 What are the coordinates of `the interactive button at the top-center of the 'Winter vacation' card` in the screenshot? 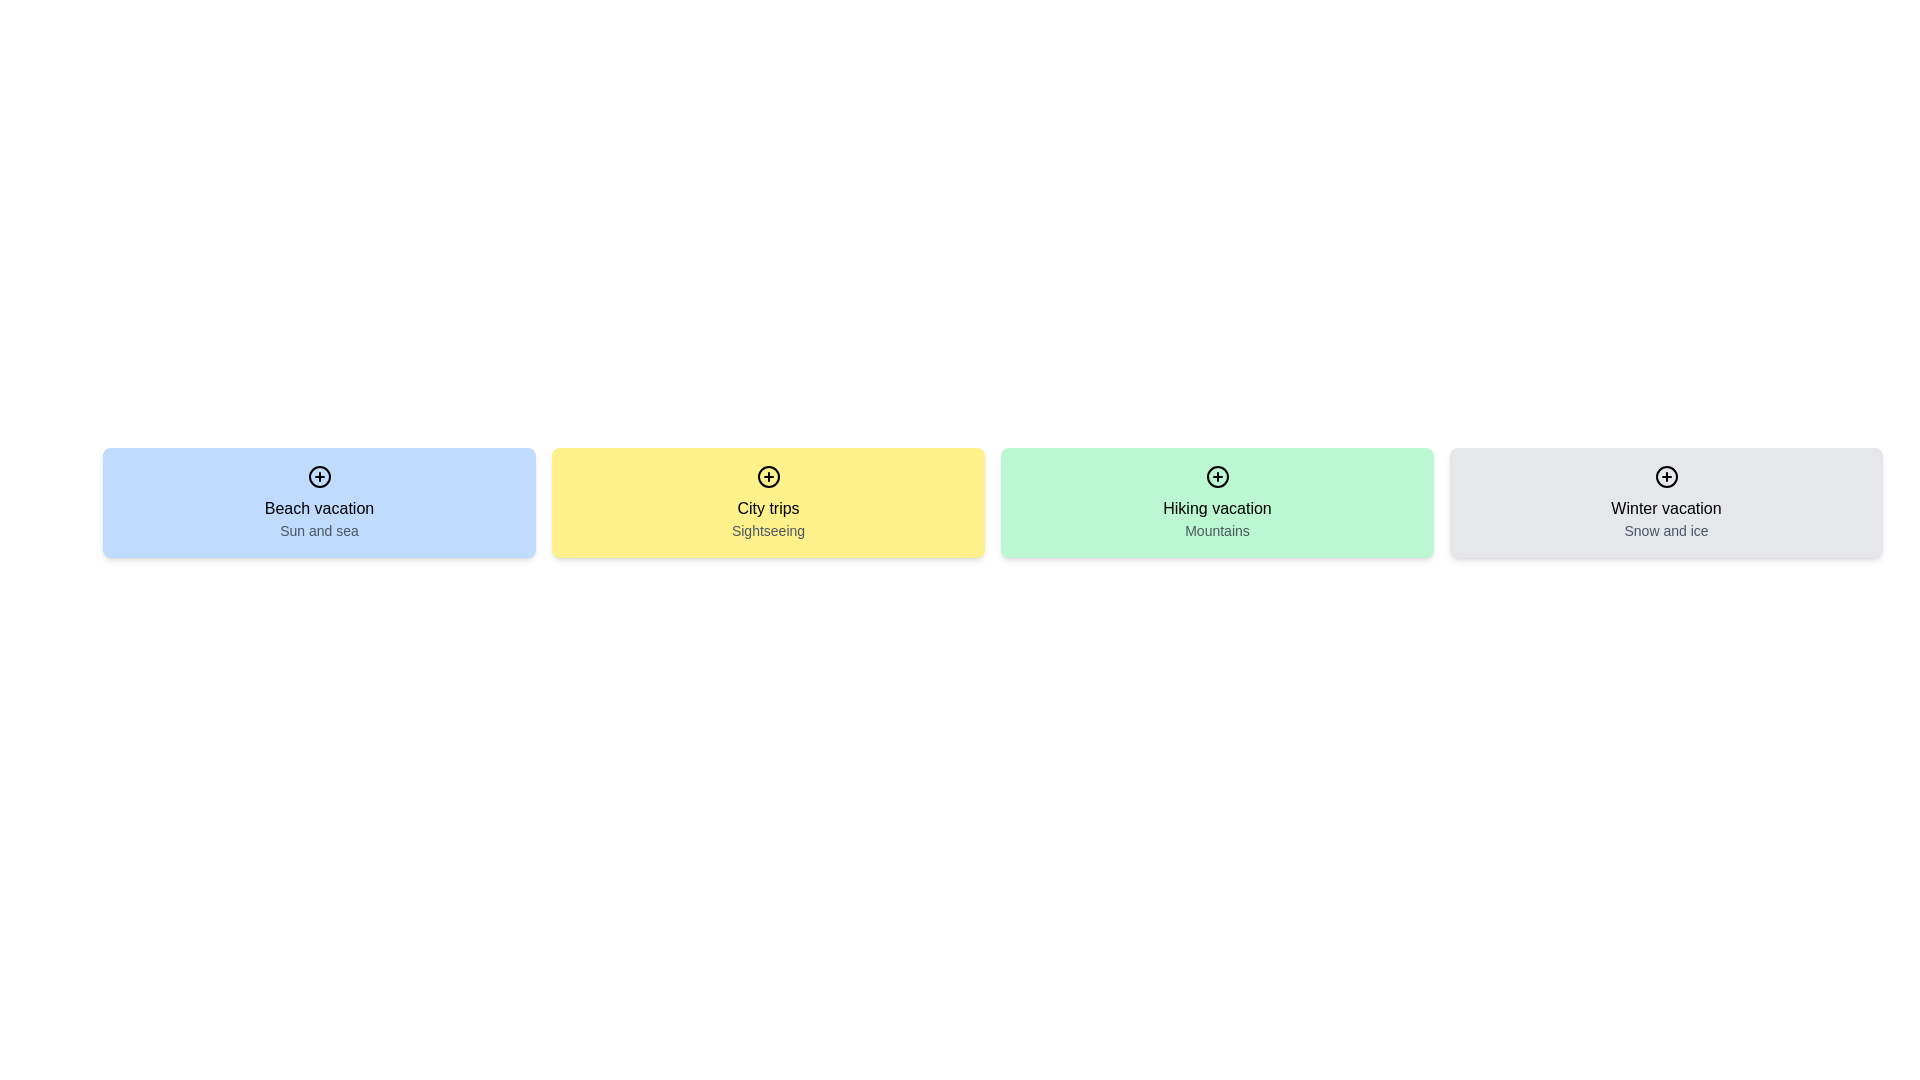 It's located at (1666, 477).